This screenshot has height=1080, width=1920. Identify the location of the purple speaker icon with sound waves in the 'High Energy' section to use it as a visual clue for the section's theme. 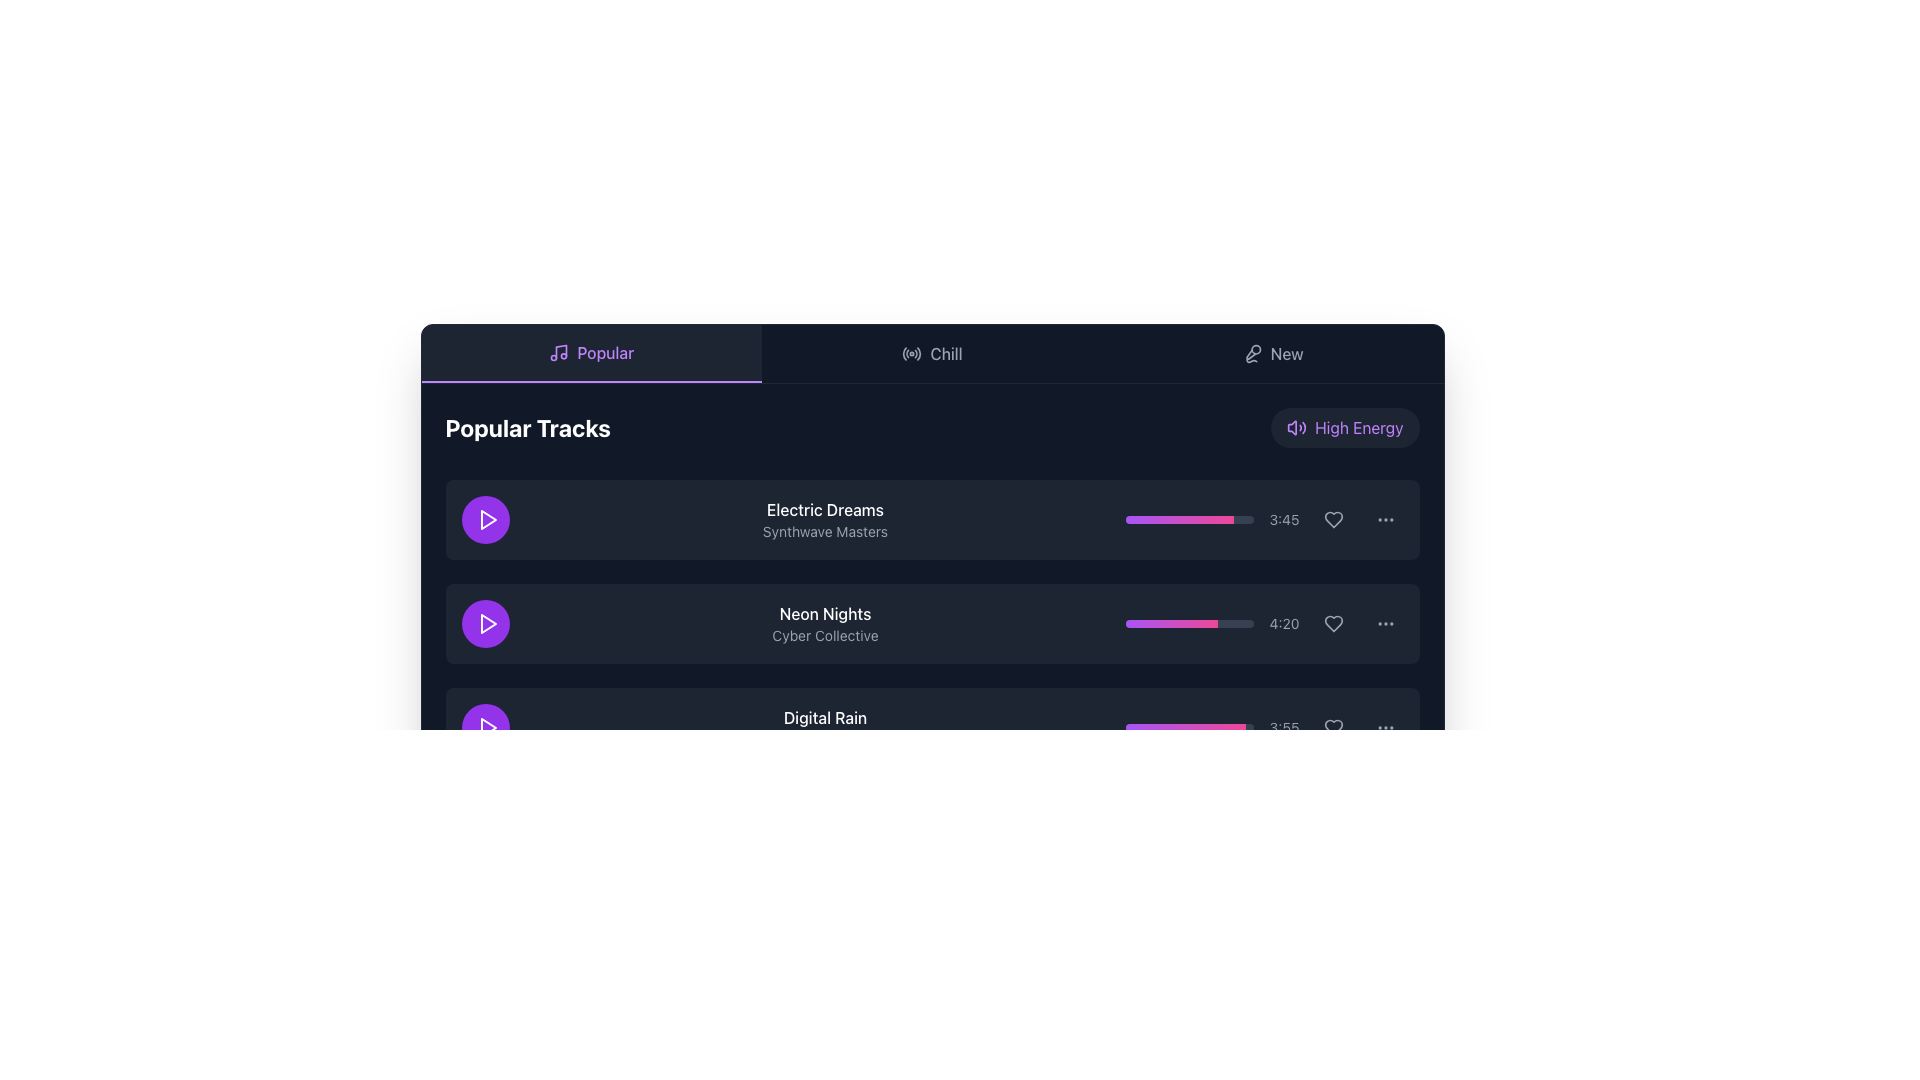
(1297, 427).